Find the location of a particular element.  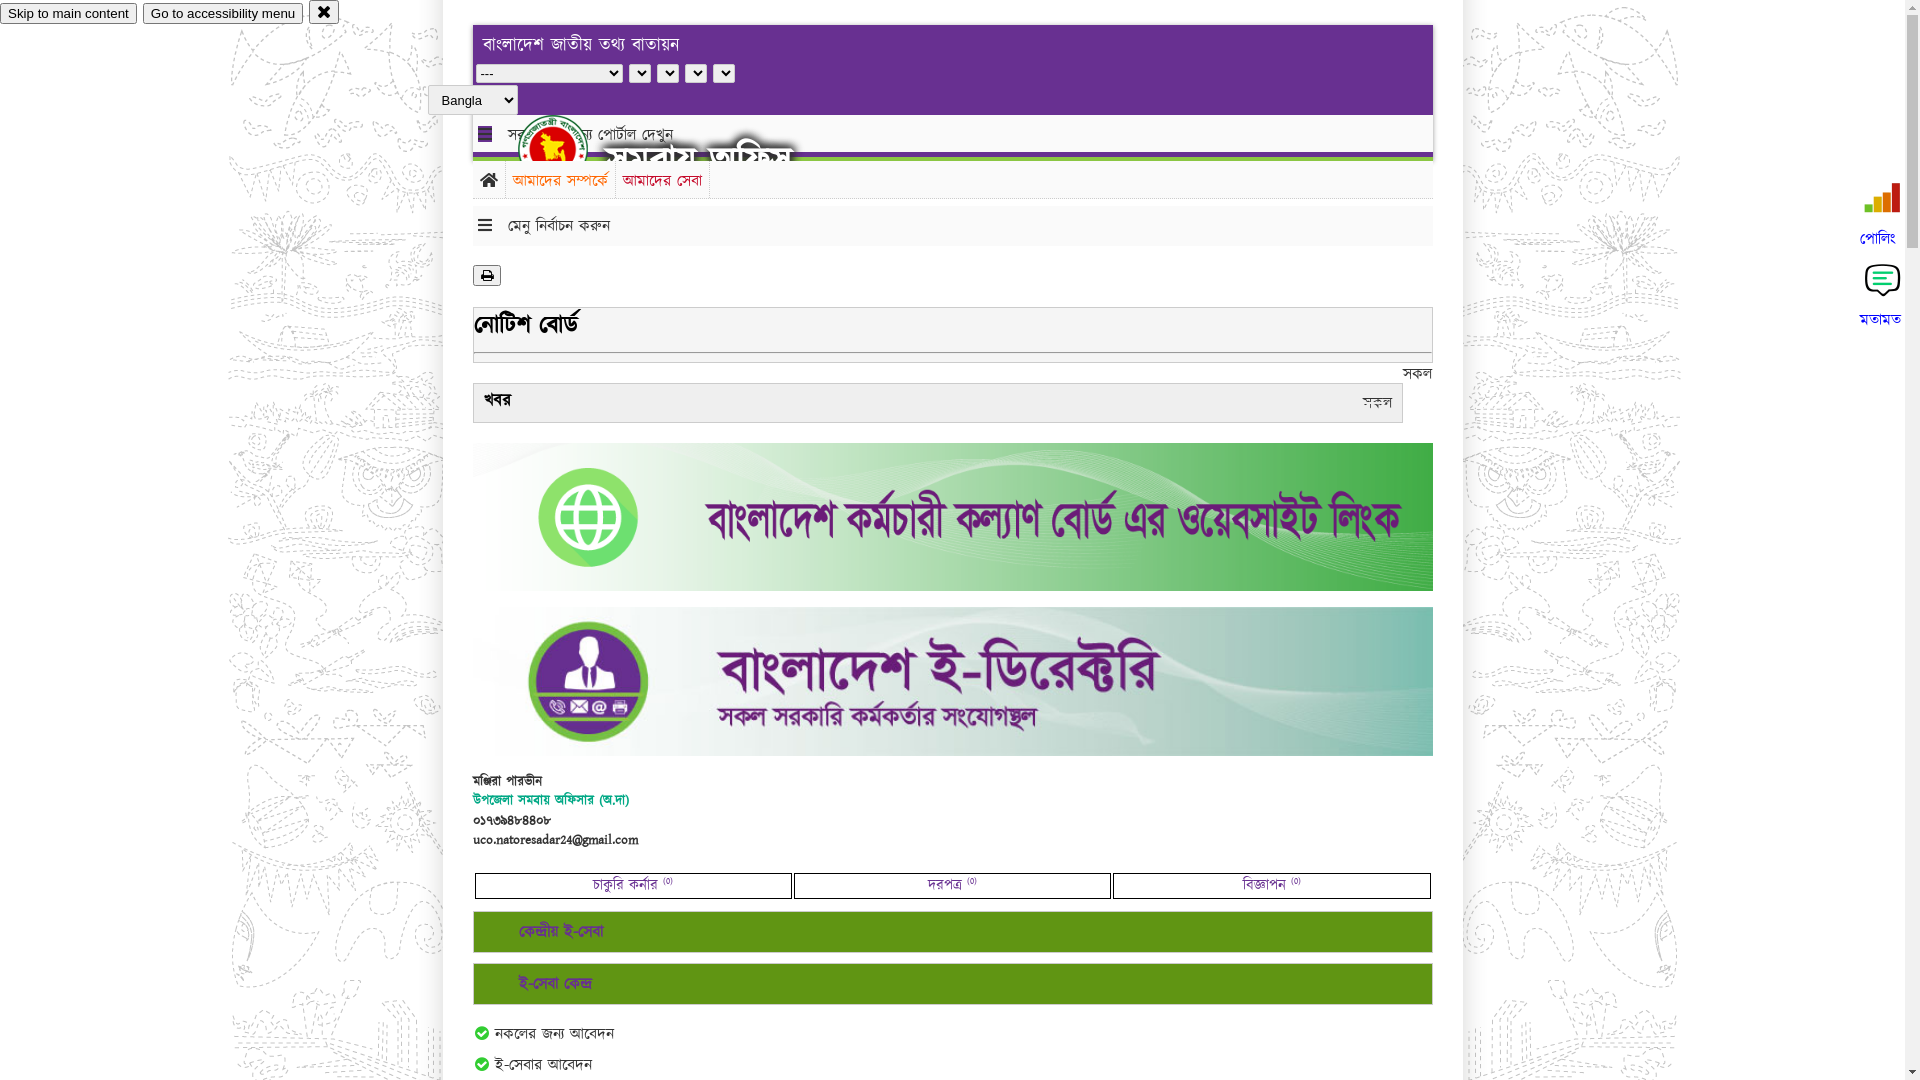

'Go to accessibility menu' is located at coordinates (222, 13).